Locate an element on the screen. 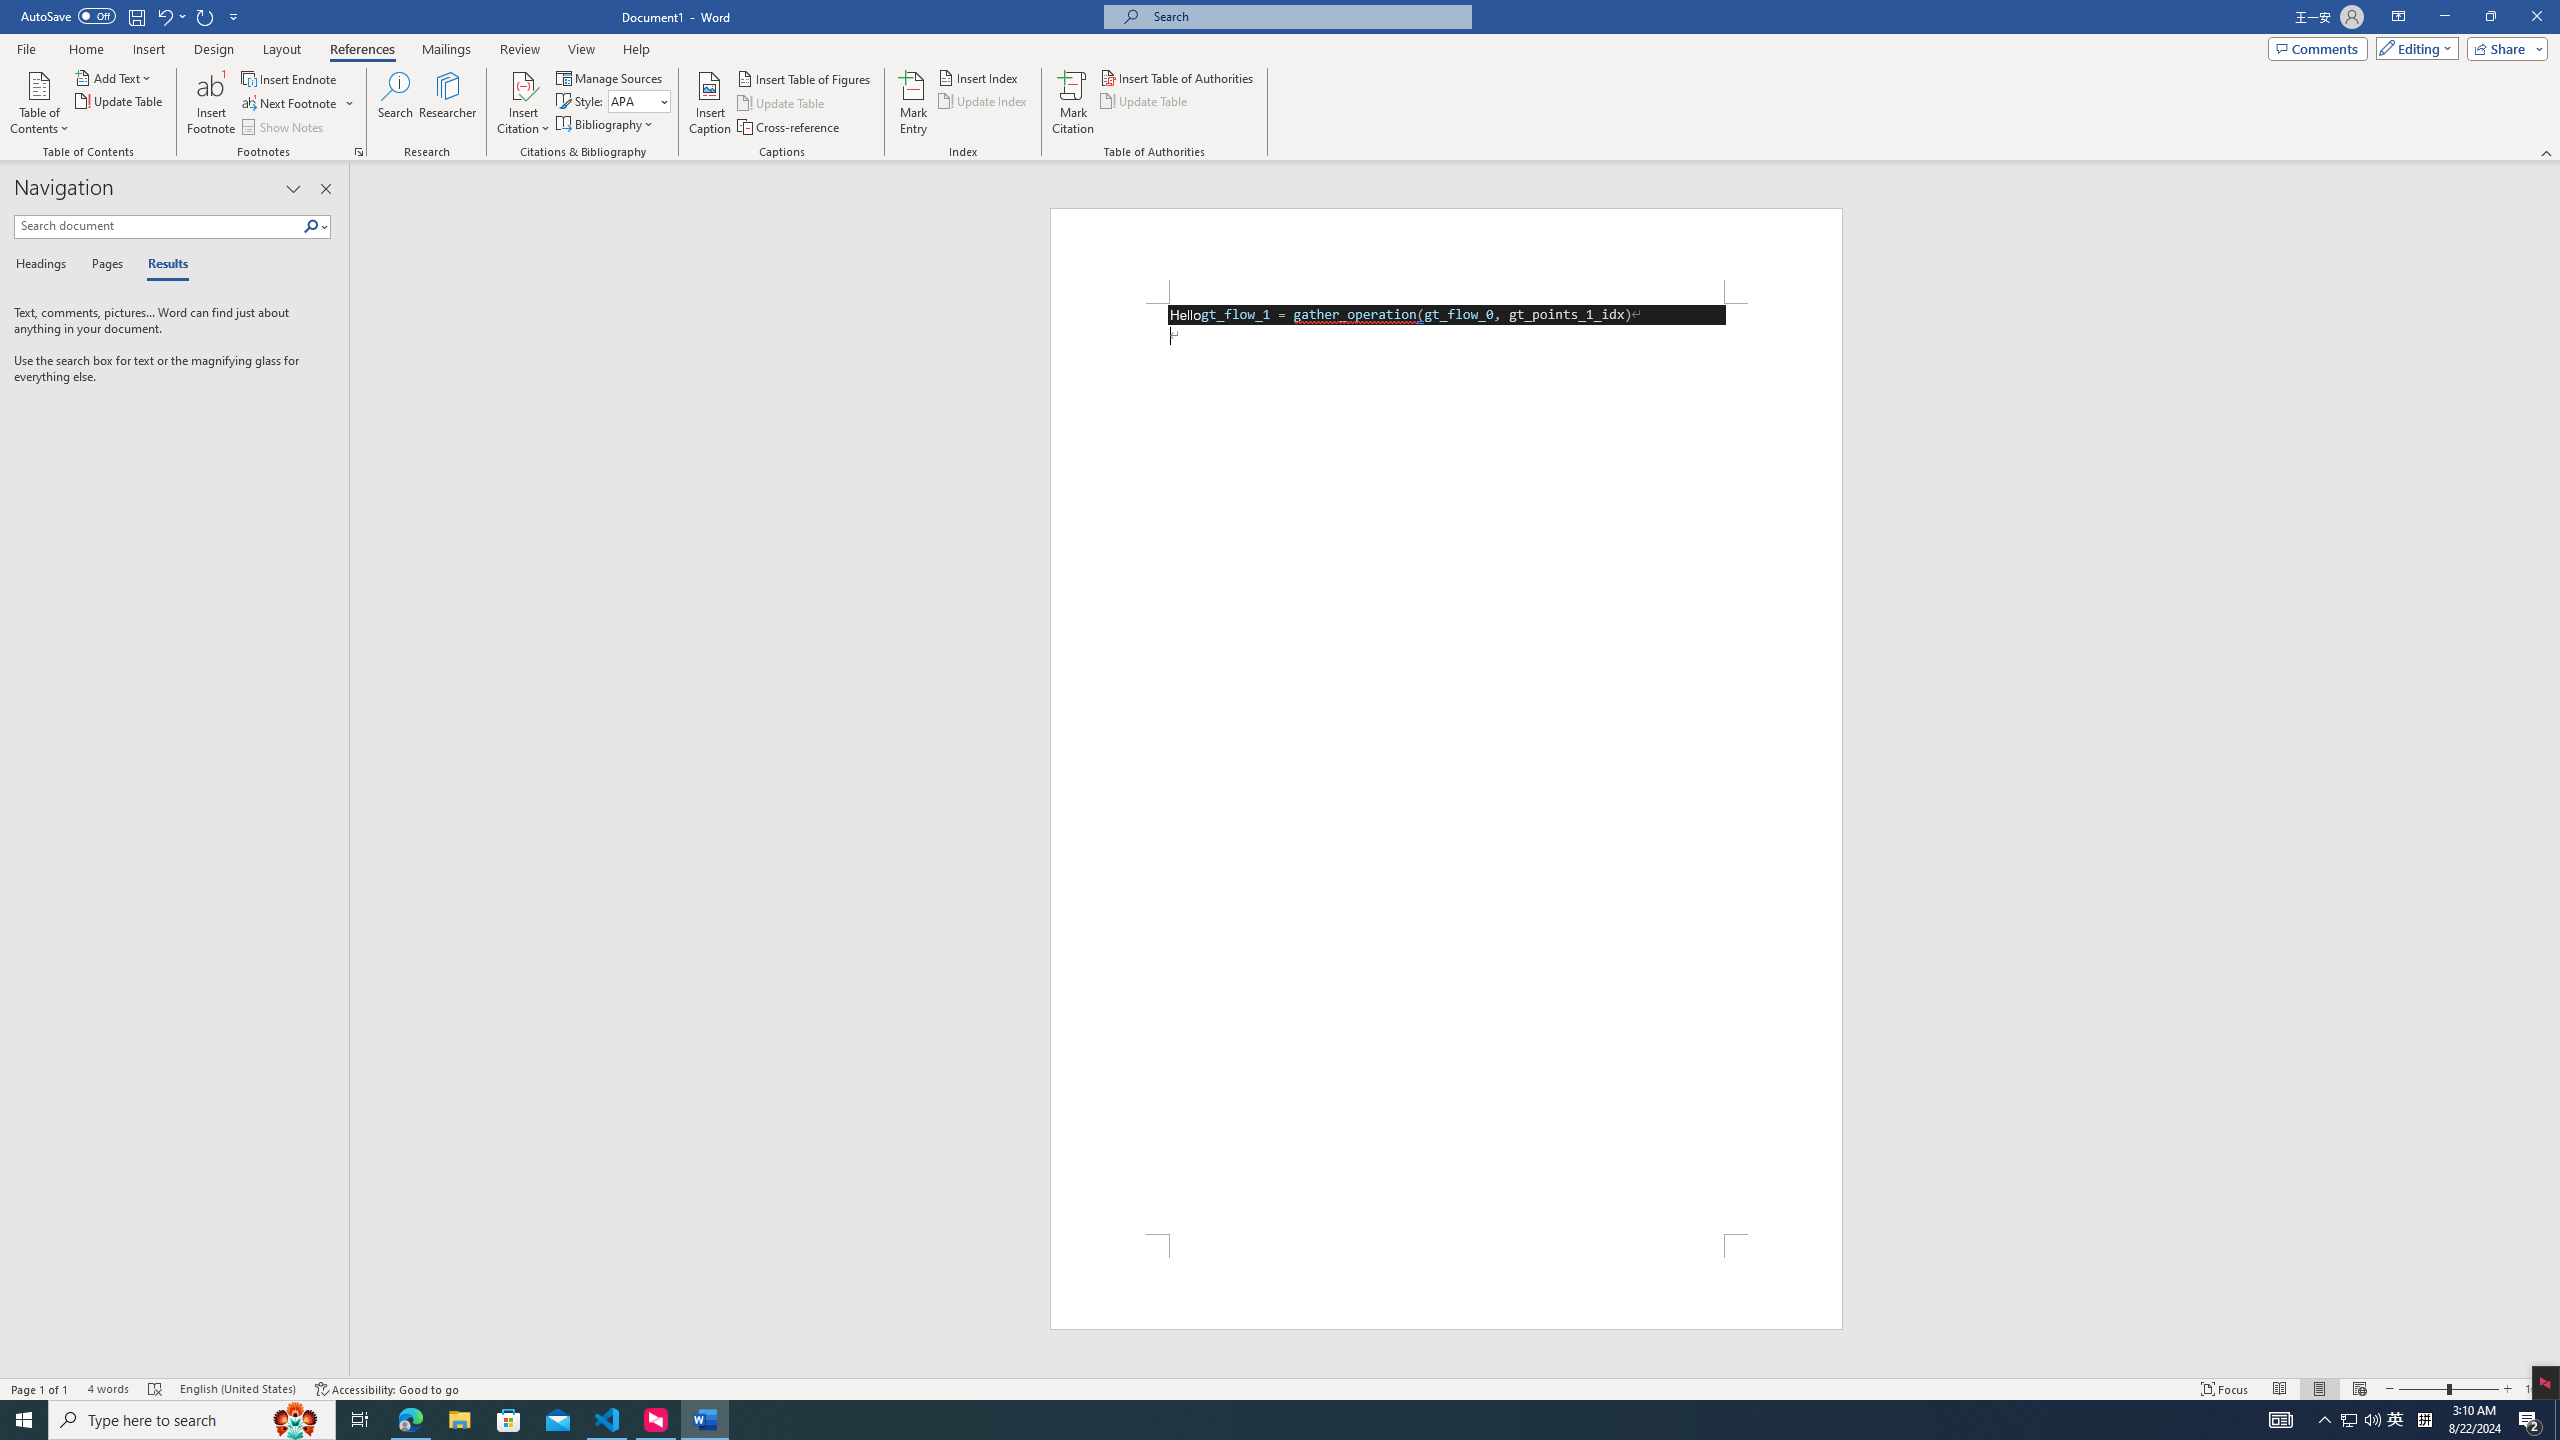  'Collapse the Ribbon' is located at coordinates (2547, 153).